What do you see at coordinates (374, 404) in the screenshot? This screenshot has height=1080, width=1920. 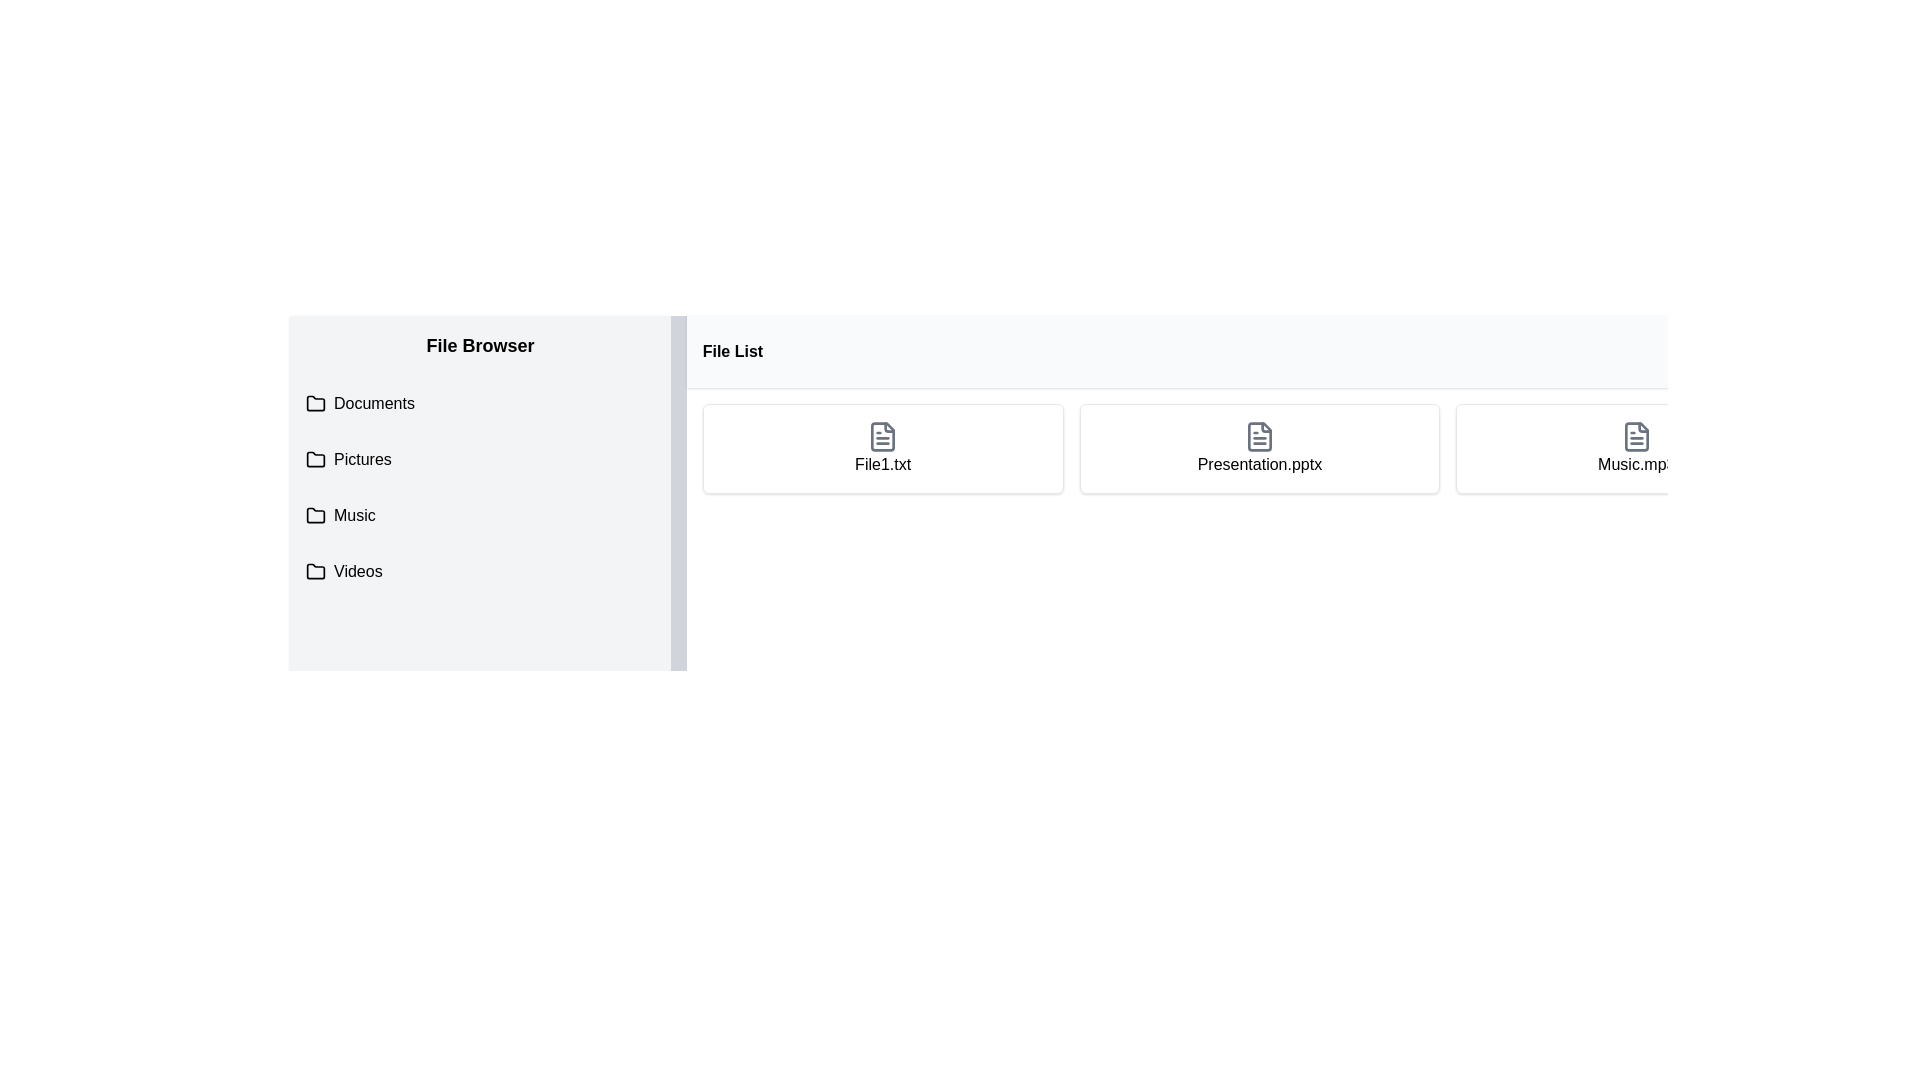 I see `the 'Documents' text label in the 'File Browser' panel, which is the second item in the list and represents the 'Documents' directory` at bounding box center [374, 404].